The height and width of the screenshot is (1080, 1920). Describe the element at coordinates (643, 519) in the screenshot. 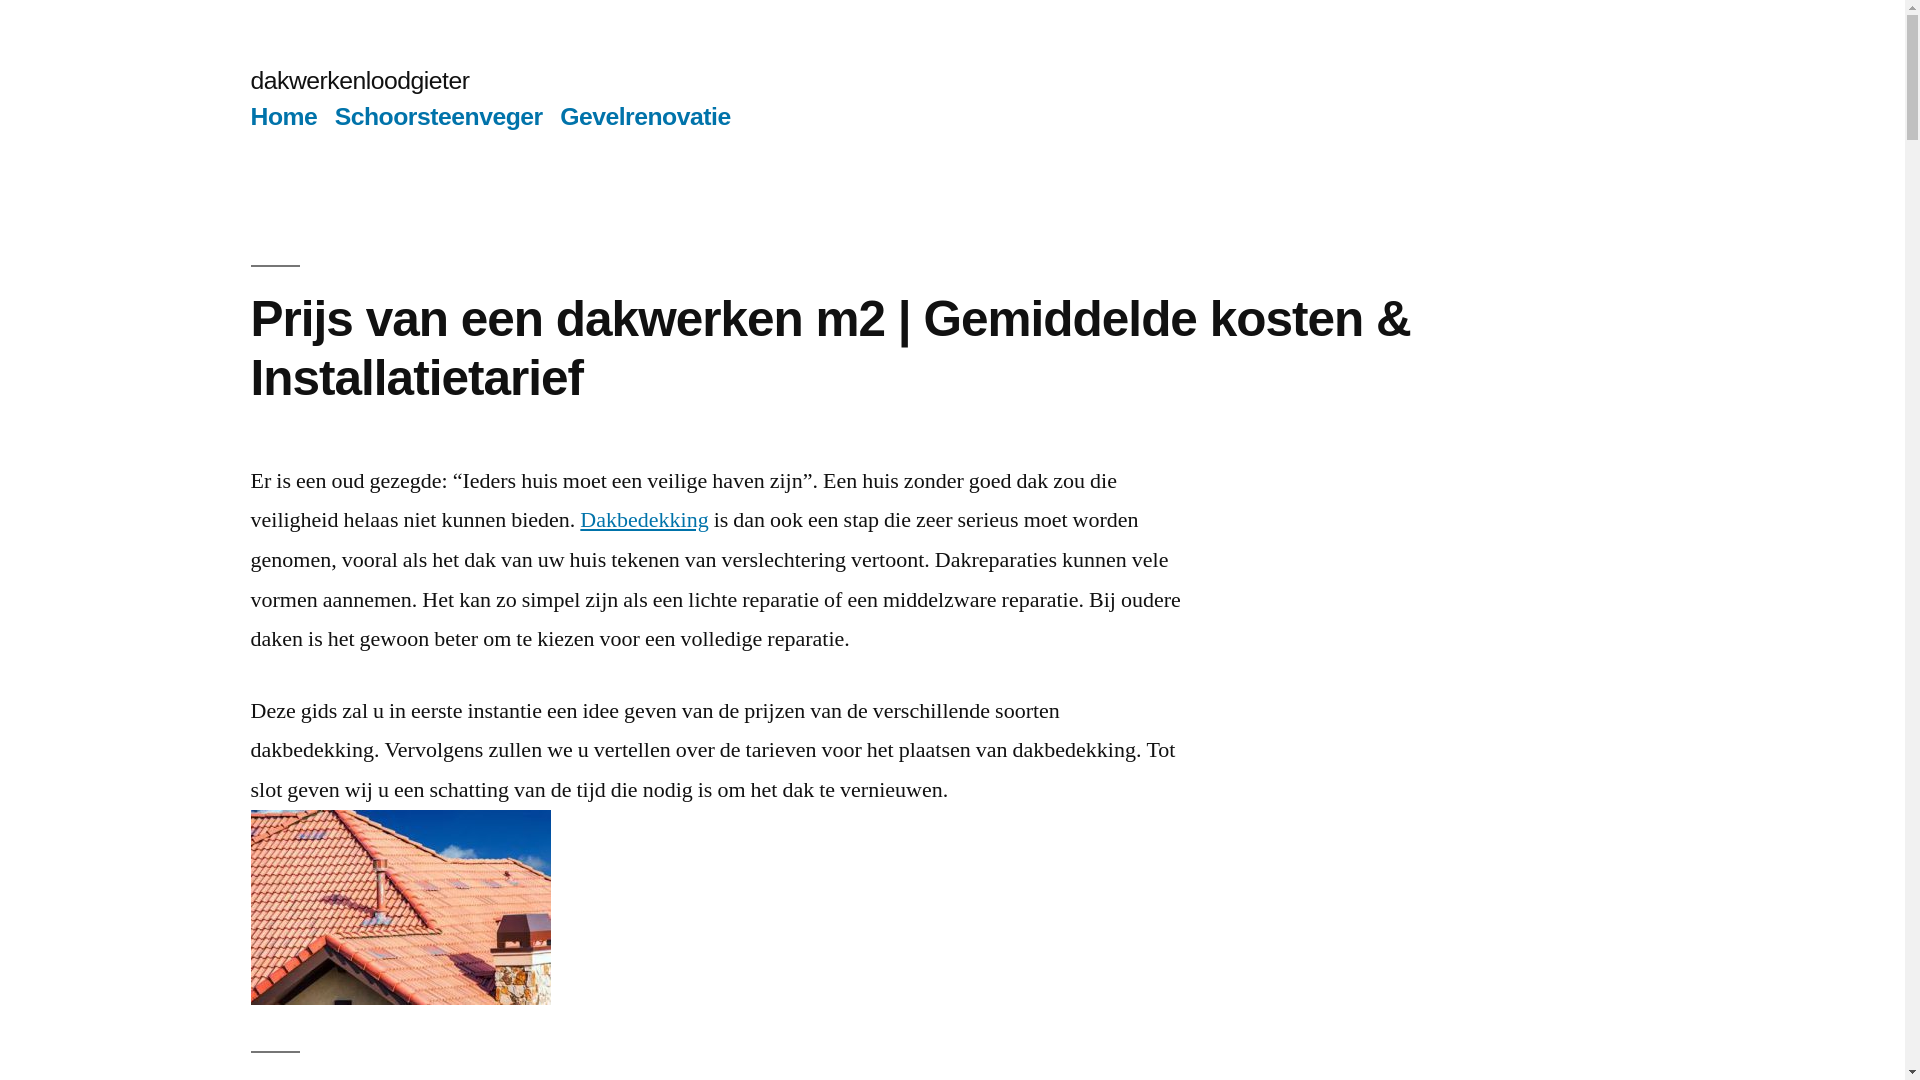

I see `'Dakbedekking'` at that location.